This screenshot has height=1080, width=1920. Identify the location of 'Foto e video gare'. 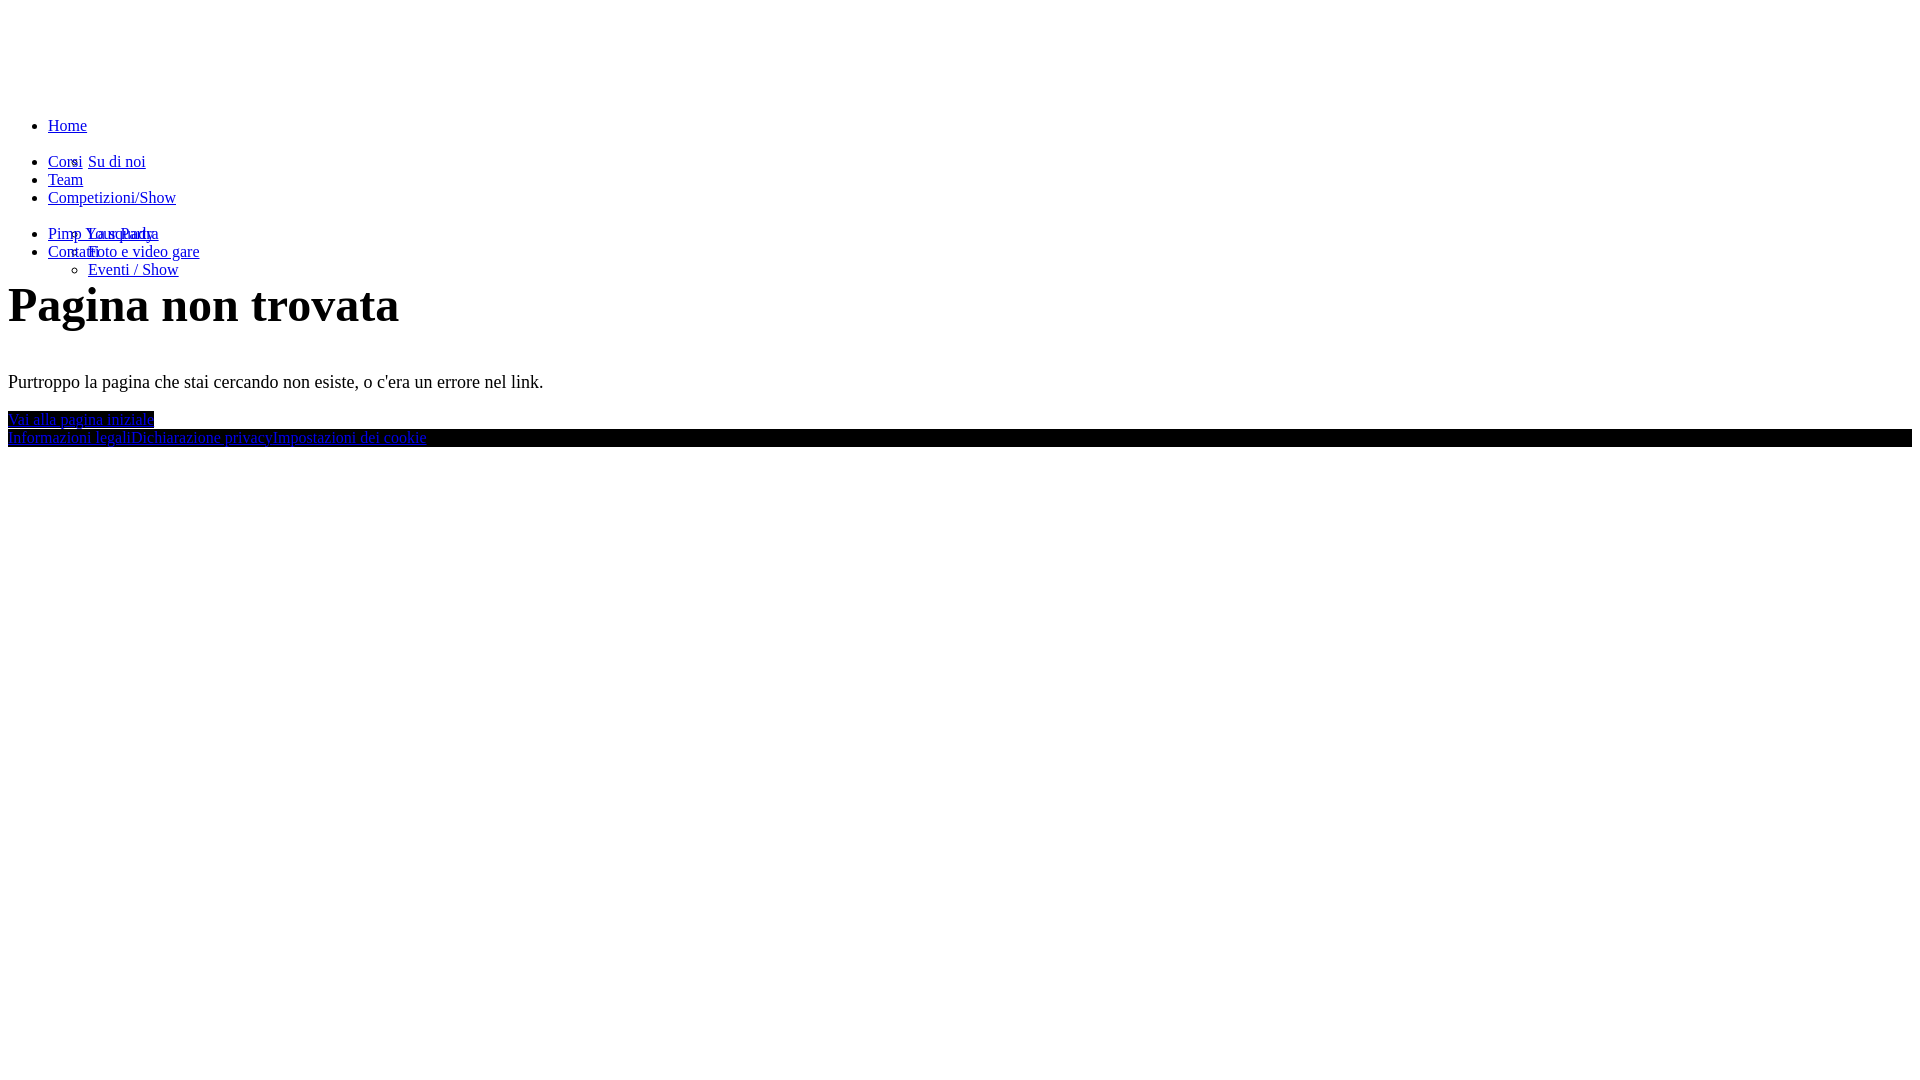
(143, 250).